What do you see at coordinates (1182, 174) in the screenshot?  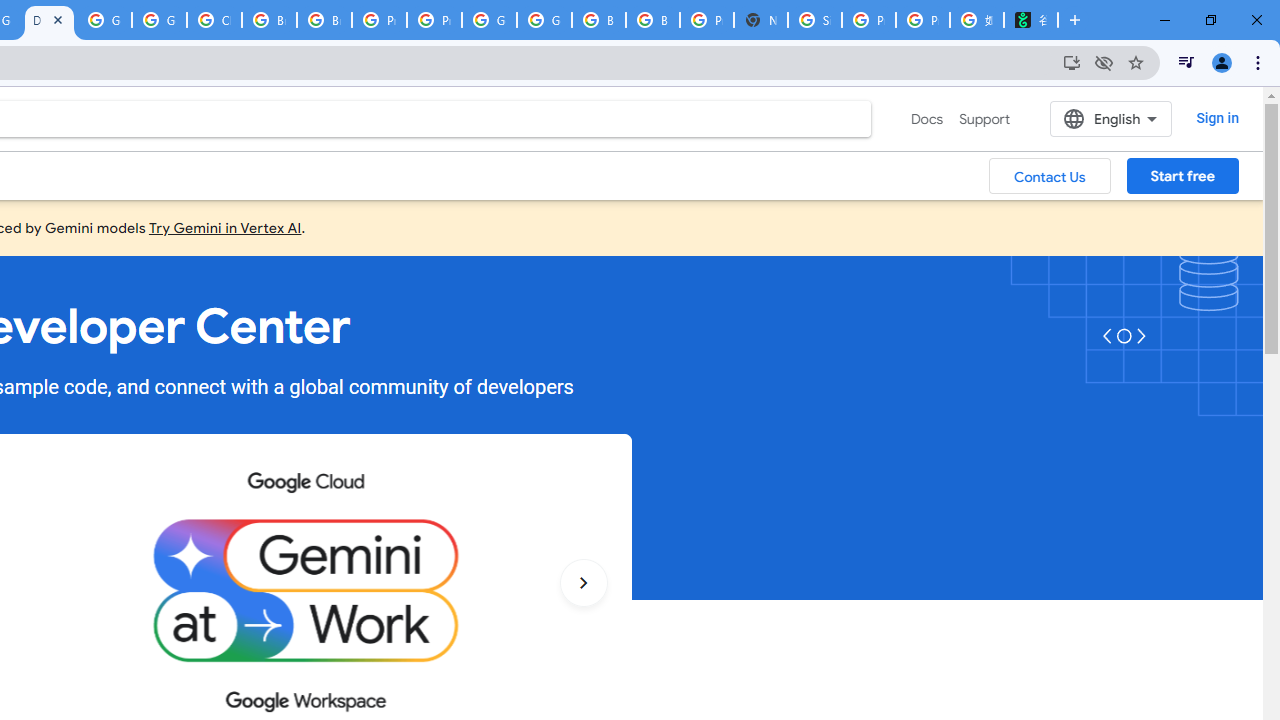 I see `'Start free'` at bounding box center [1182, 174].